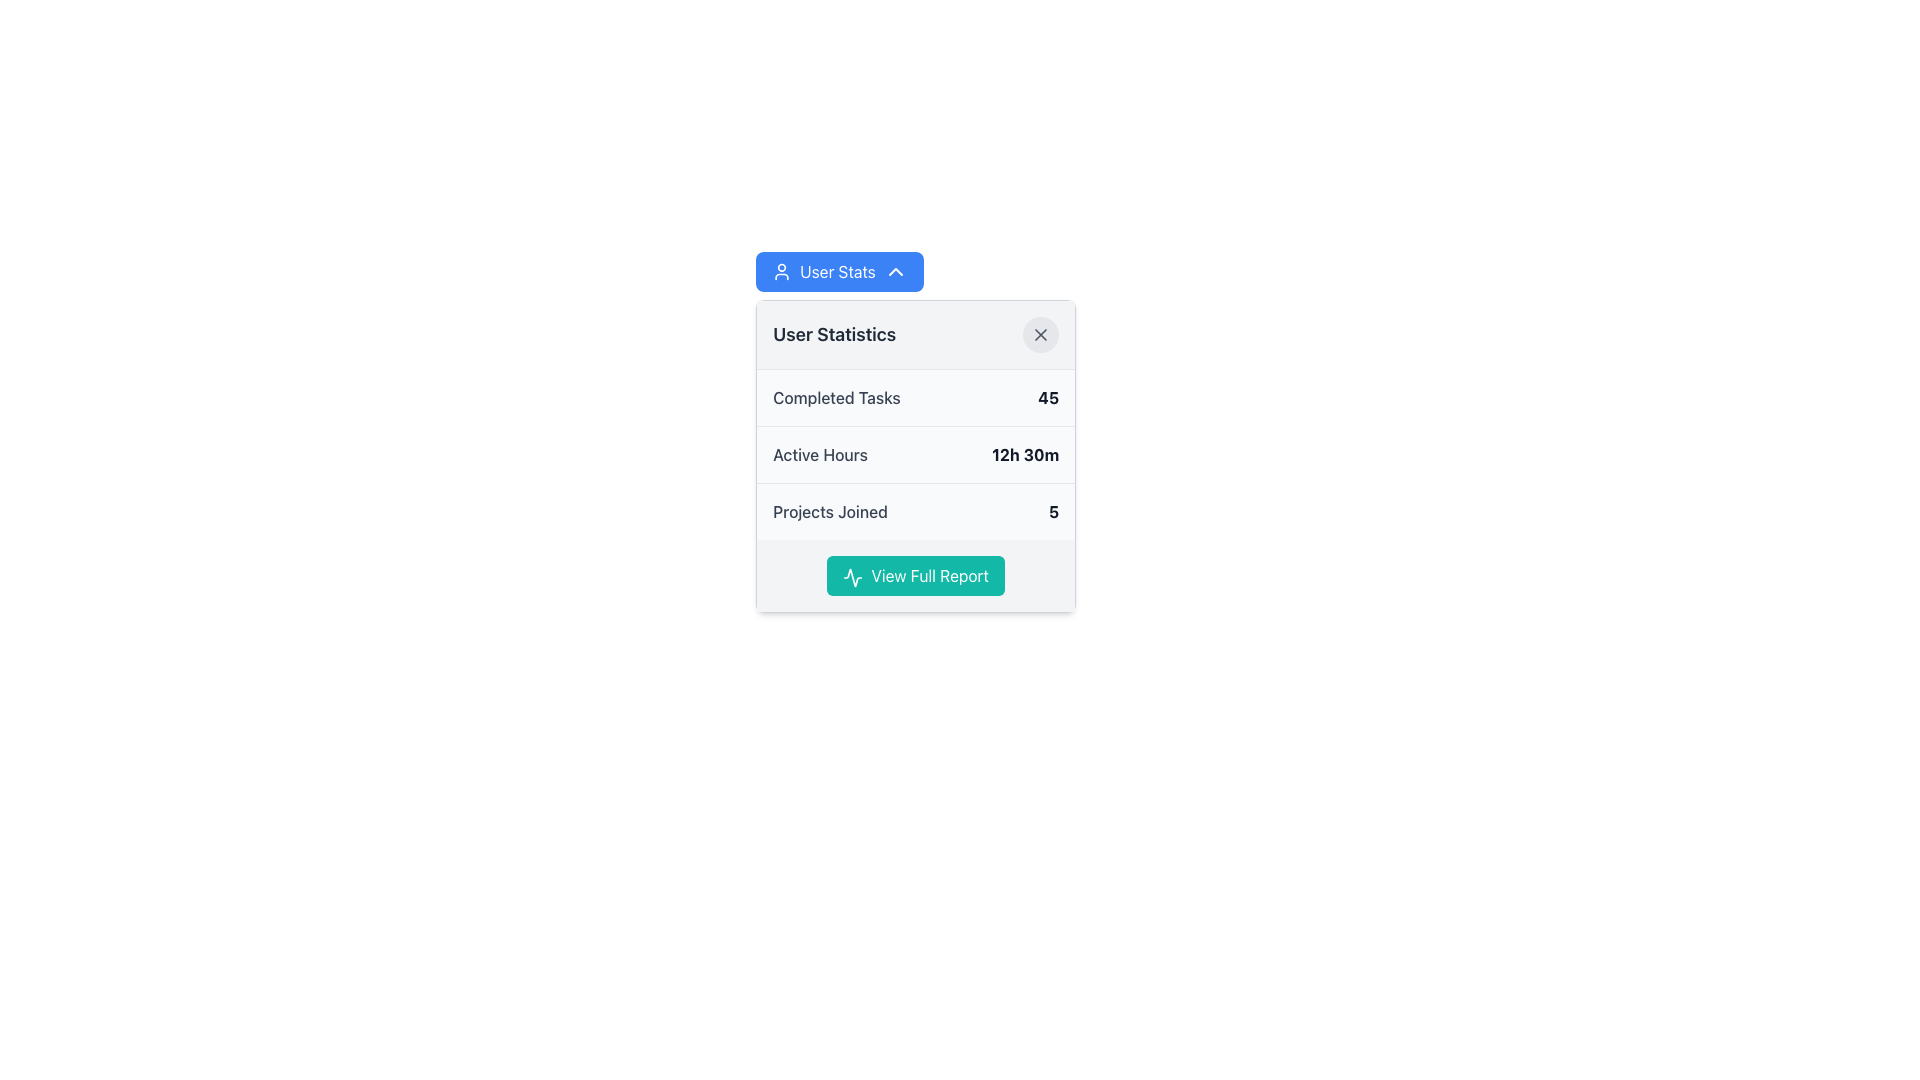  I want to click on the static text label displaying the count of completed tasks, located in the User Statistics card adjacent to the 'Completed Tasks' label, so click(1047, 397).